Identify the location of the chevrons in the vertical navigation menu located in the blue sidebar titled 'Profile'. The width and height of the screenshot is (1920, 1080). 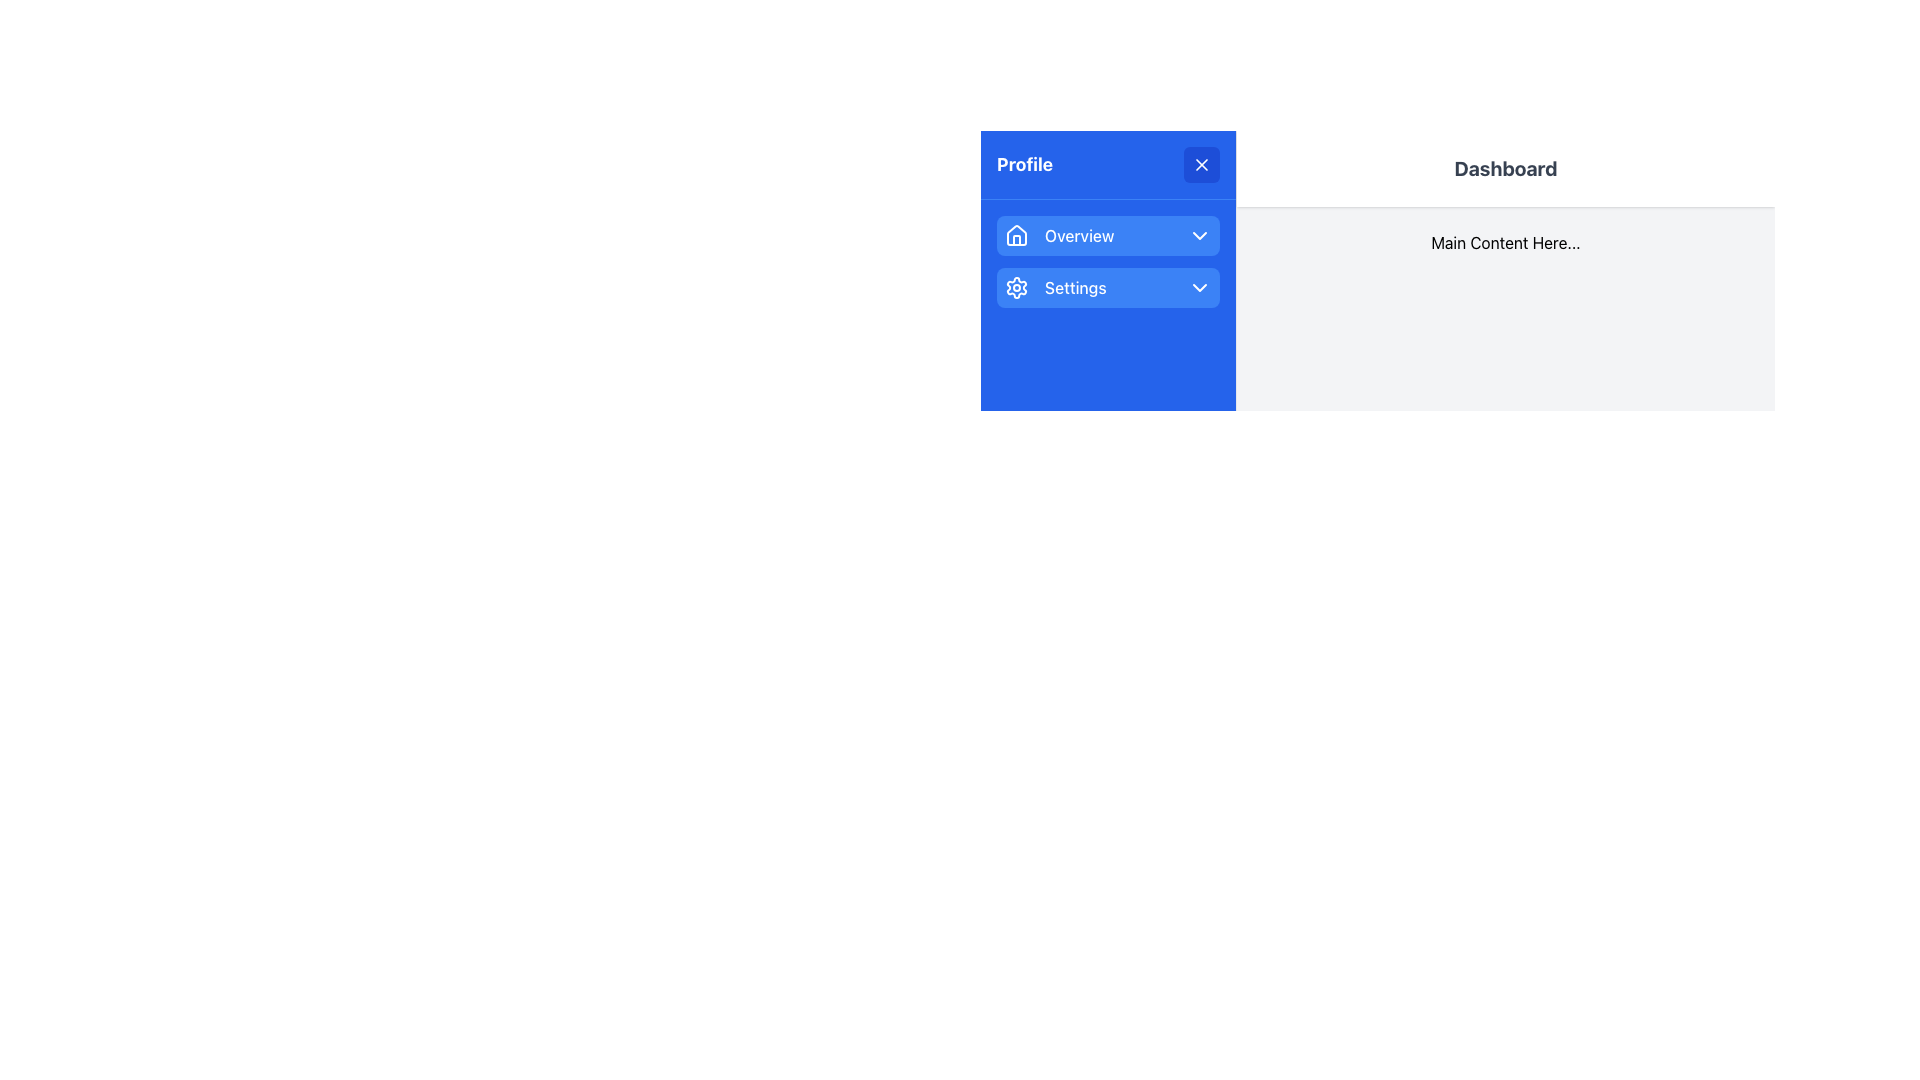
(1107, 261).